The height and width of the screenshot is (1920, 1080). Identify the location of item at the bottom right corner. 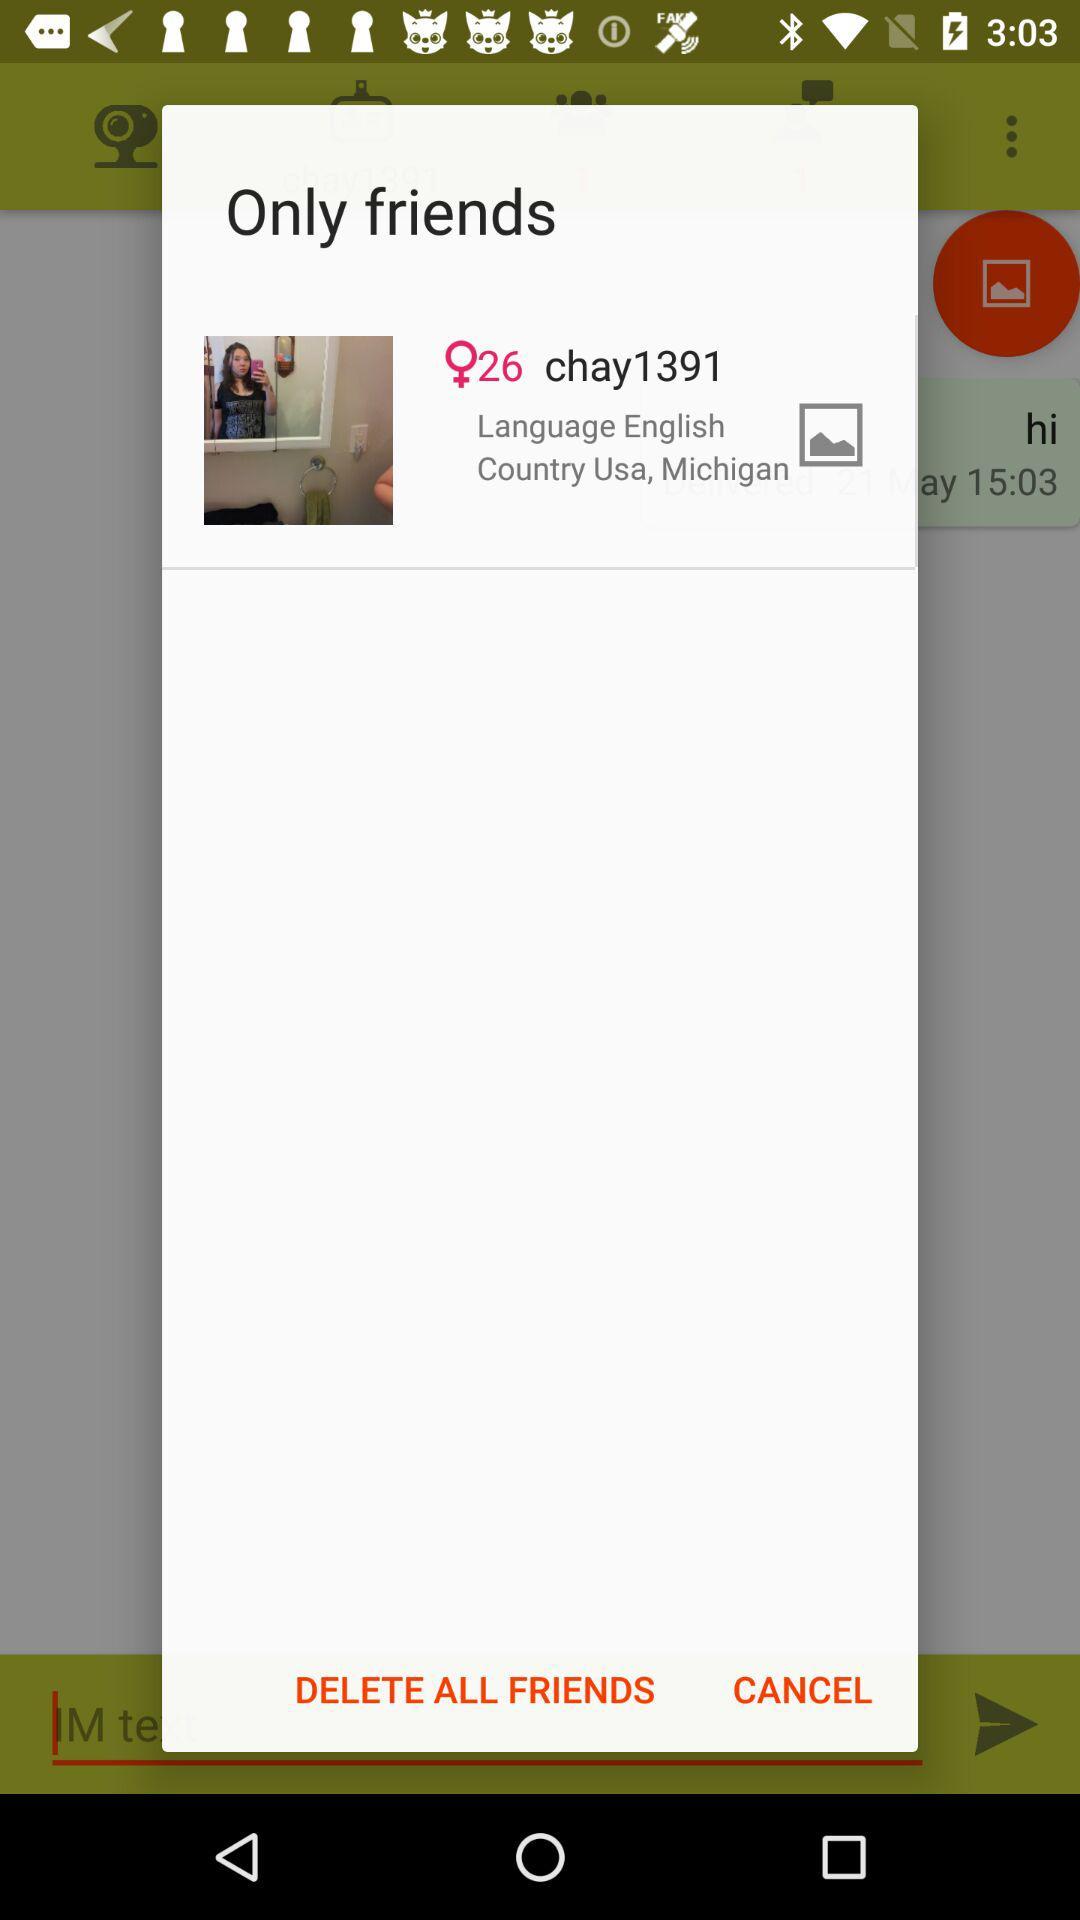
(801, 1688).